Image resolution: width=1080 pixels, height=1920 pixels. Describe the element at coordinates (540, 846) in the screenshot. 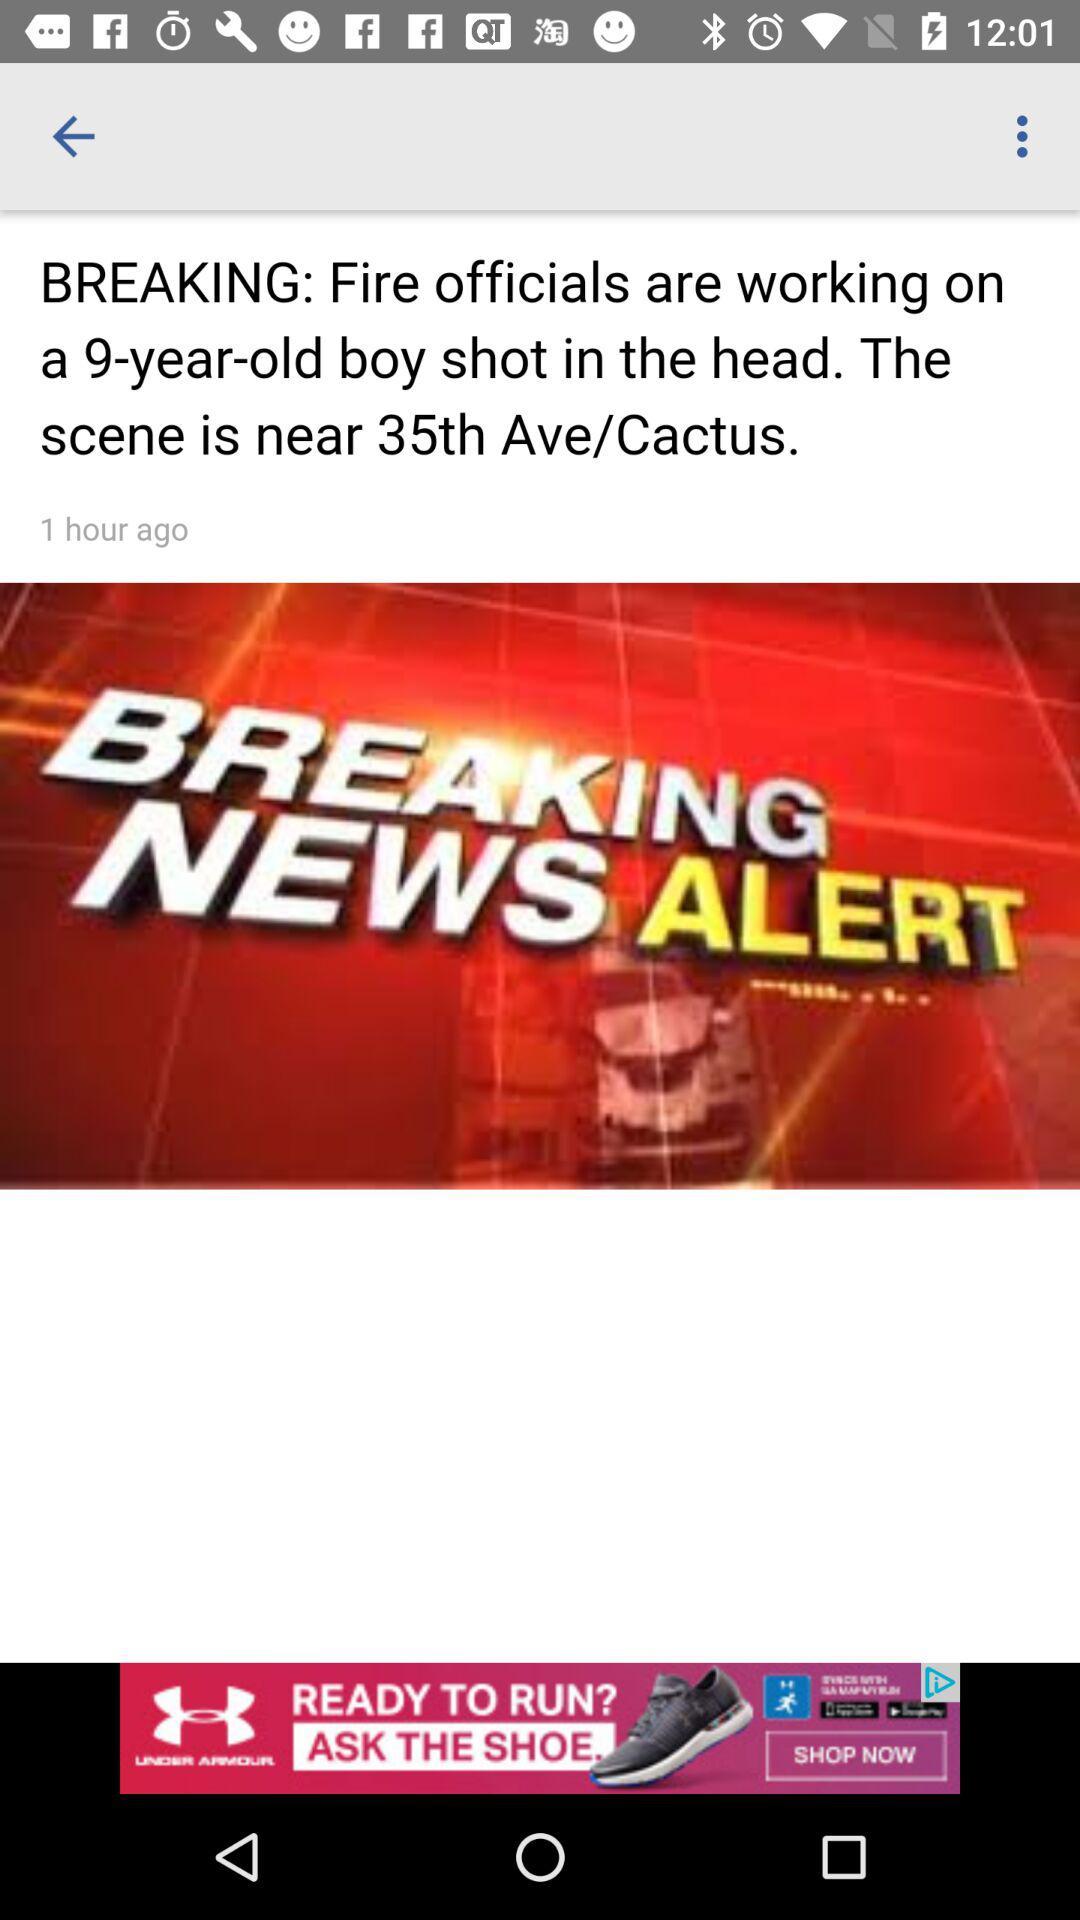

I see `open the story` at that location.